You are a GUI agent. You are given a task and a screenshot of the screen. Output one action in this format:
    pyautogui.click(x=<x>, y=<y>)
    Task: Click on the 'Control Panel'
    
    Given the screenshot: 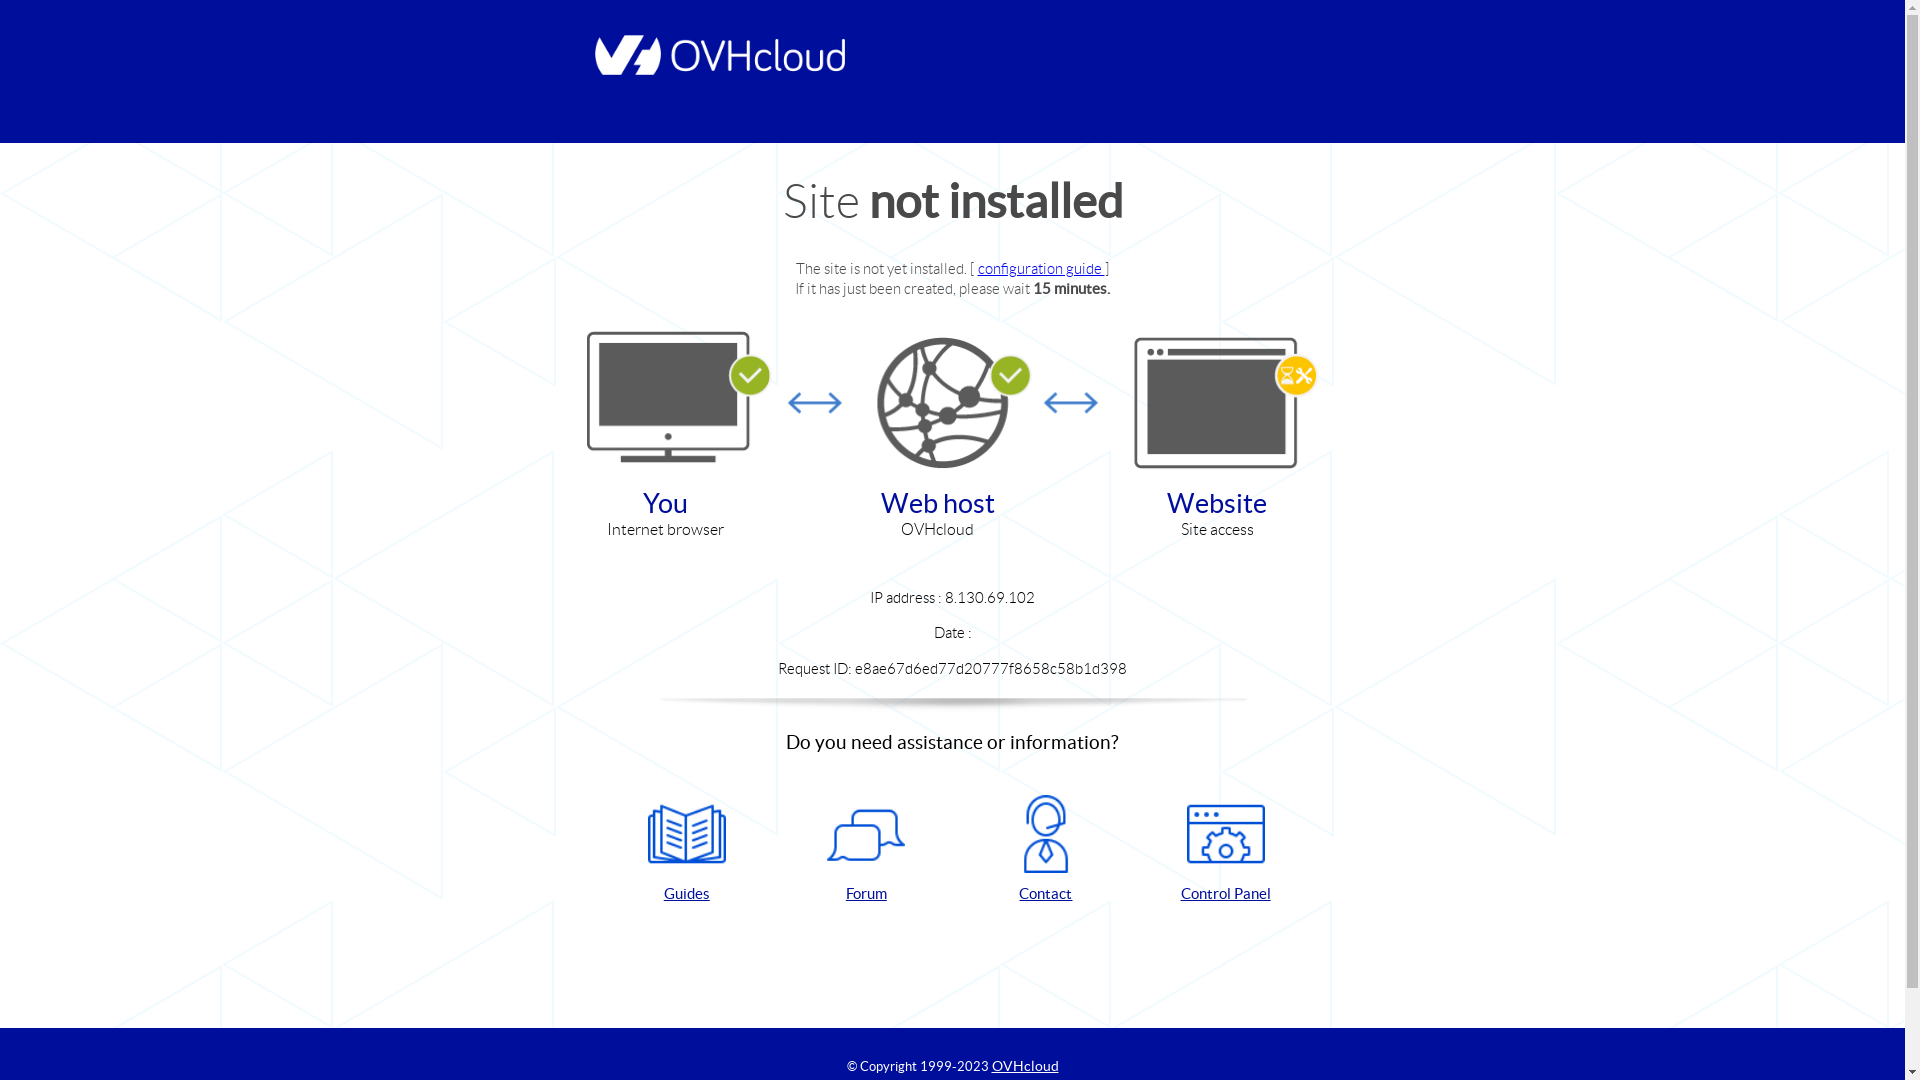 What is the action you would take?
    pyautogui.click(x=1224, y=849)
    